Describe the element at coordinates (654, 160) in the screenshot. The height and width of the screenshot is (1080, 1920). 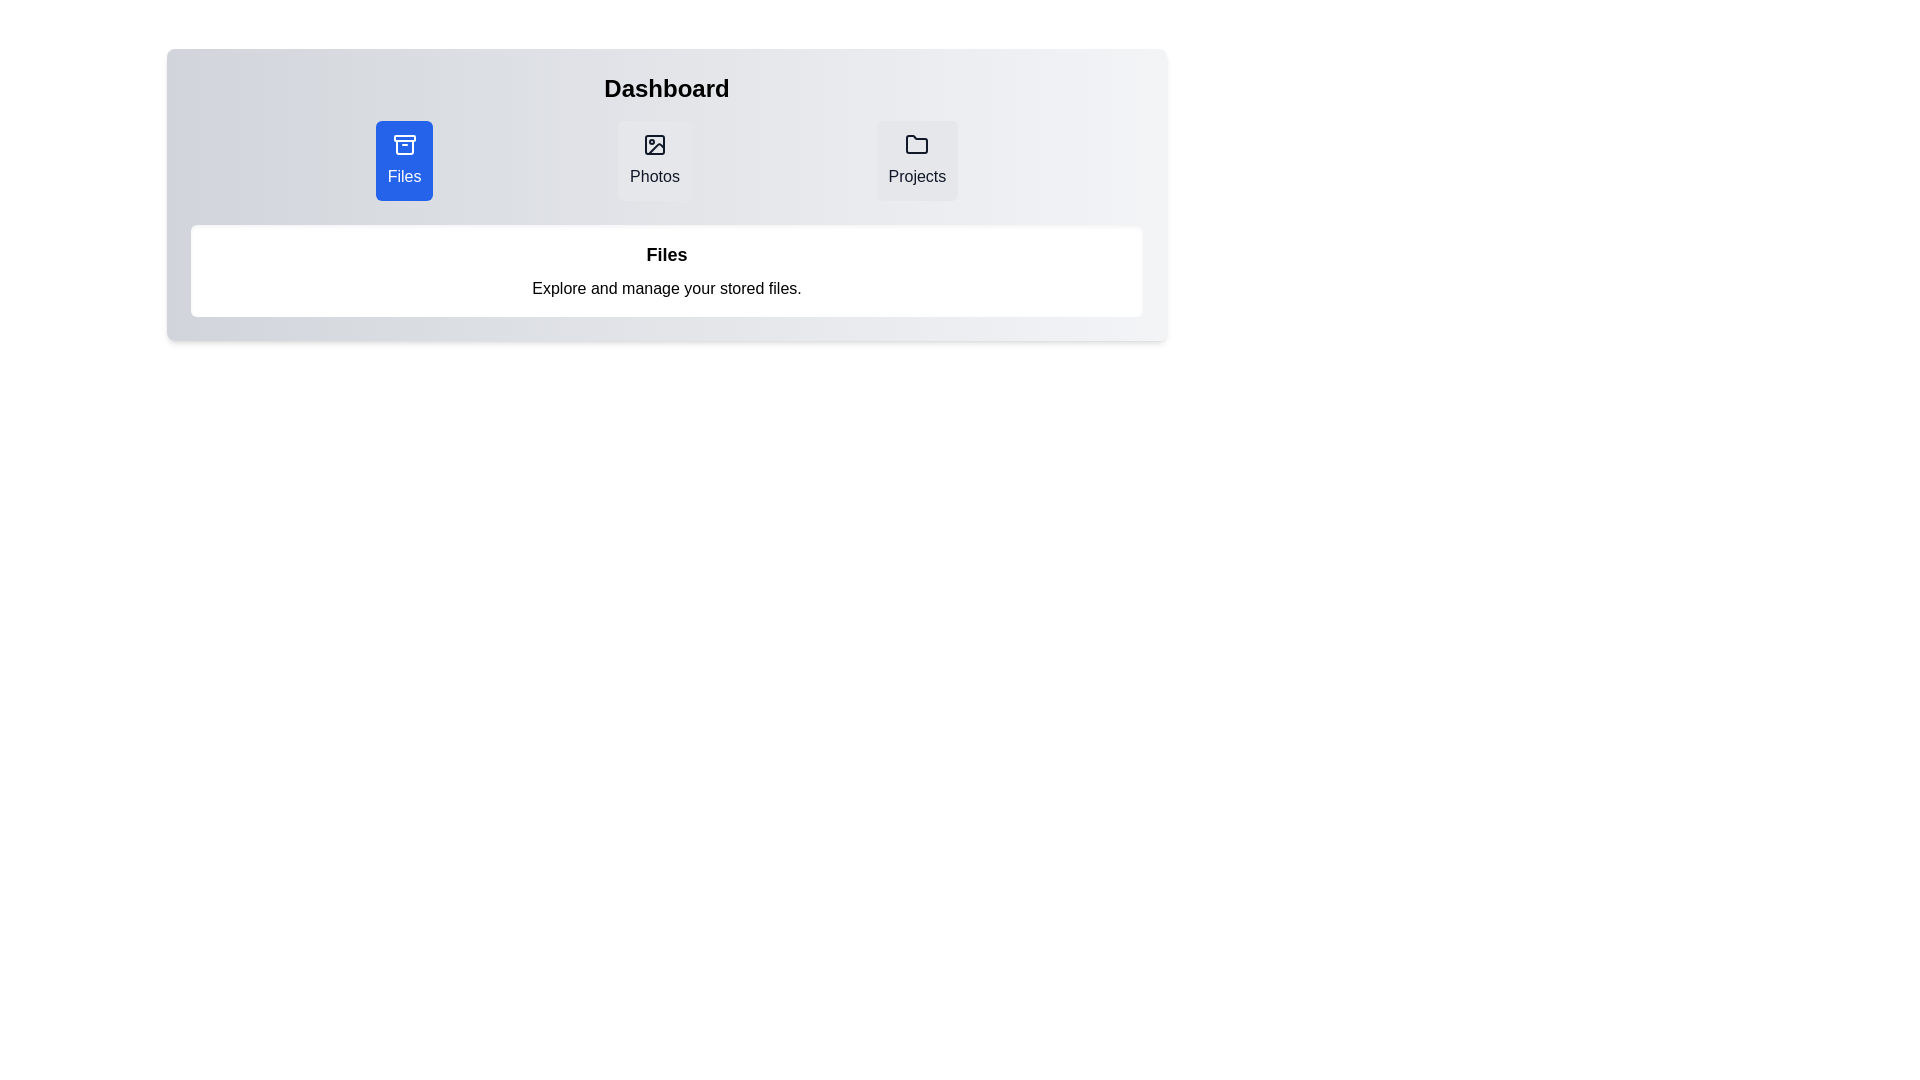
I see `the tab labeled Photos to view its content` at that location.